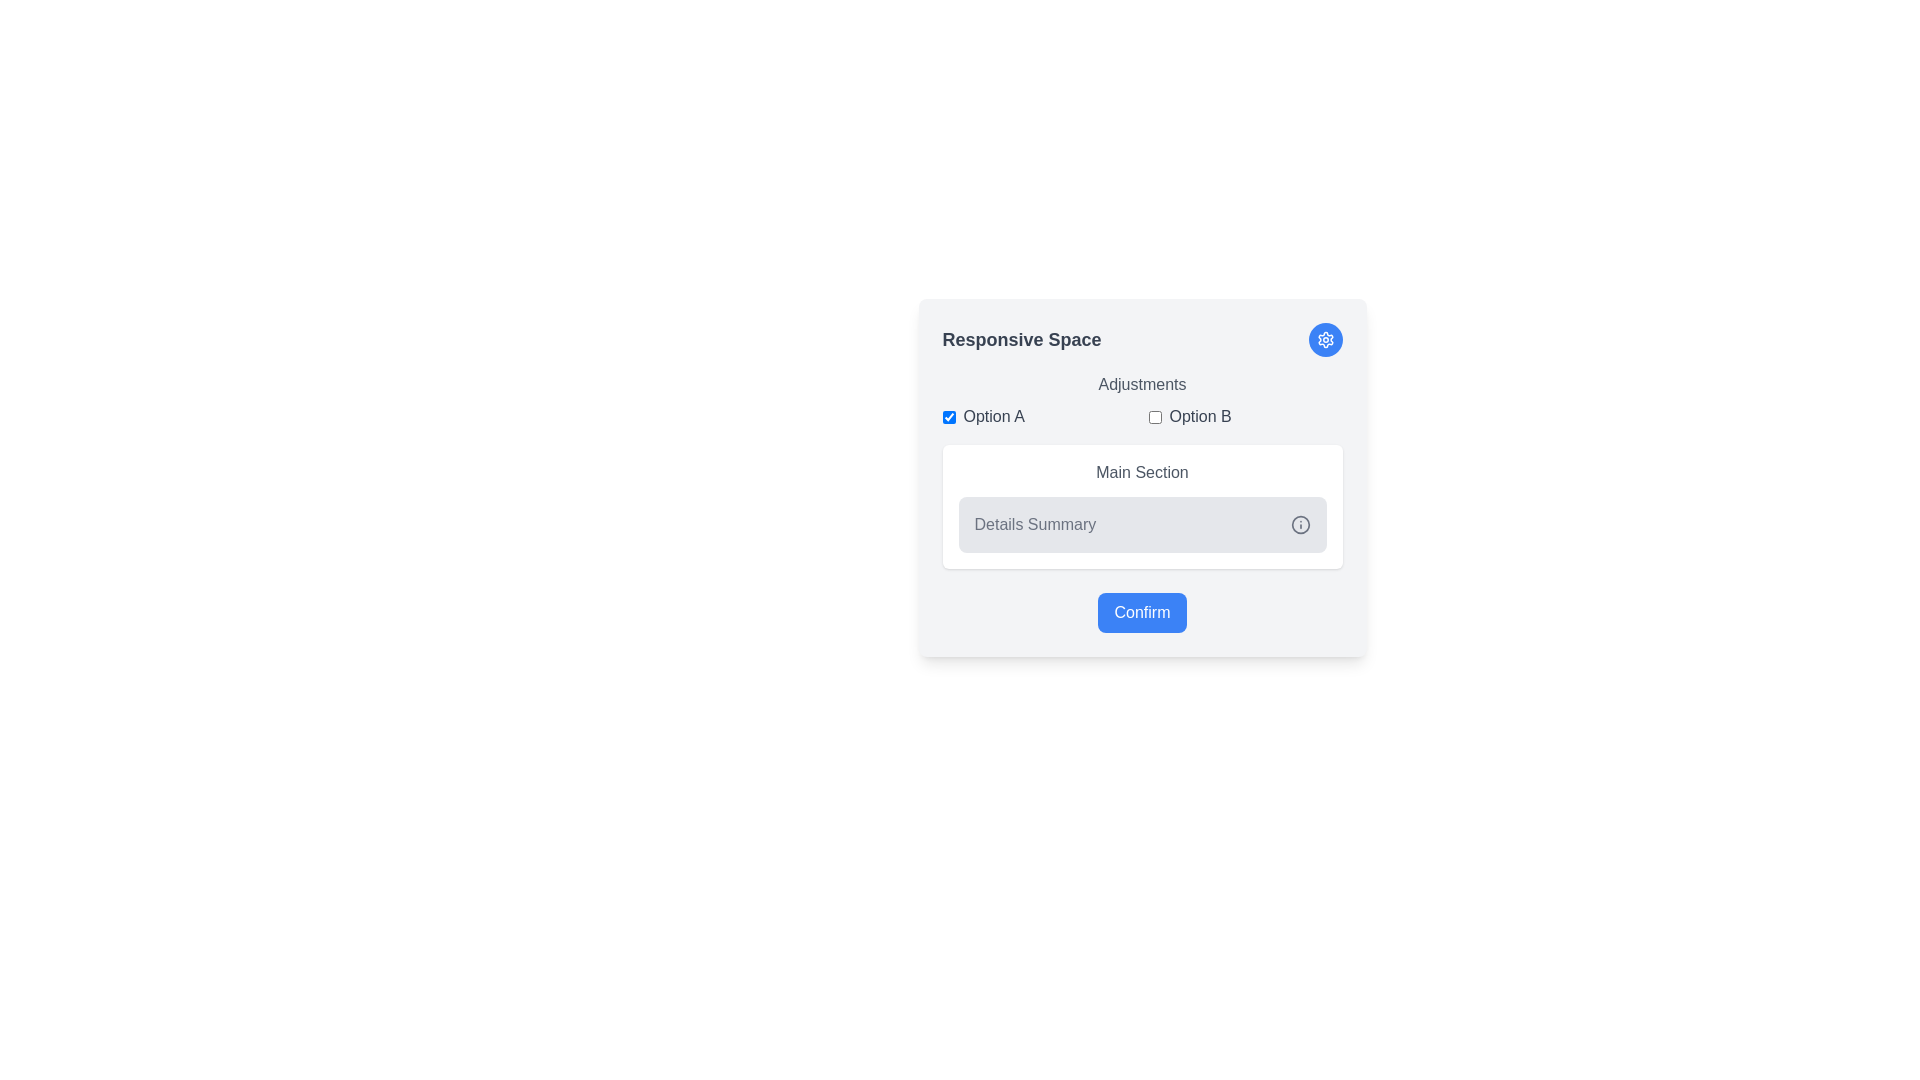 The image size is (1920, 1080). What do you see at coordinates (1155, 415) in the screenshot?
I see `the checkbox for 'Option B'` at bounding box center [1155, 415].